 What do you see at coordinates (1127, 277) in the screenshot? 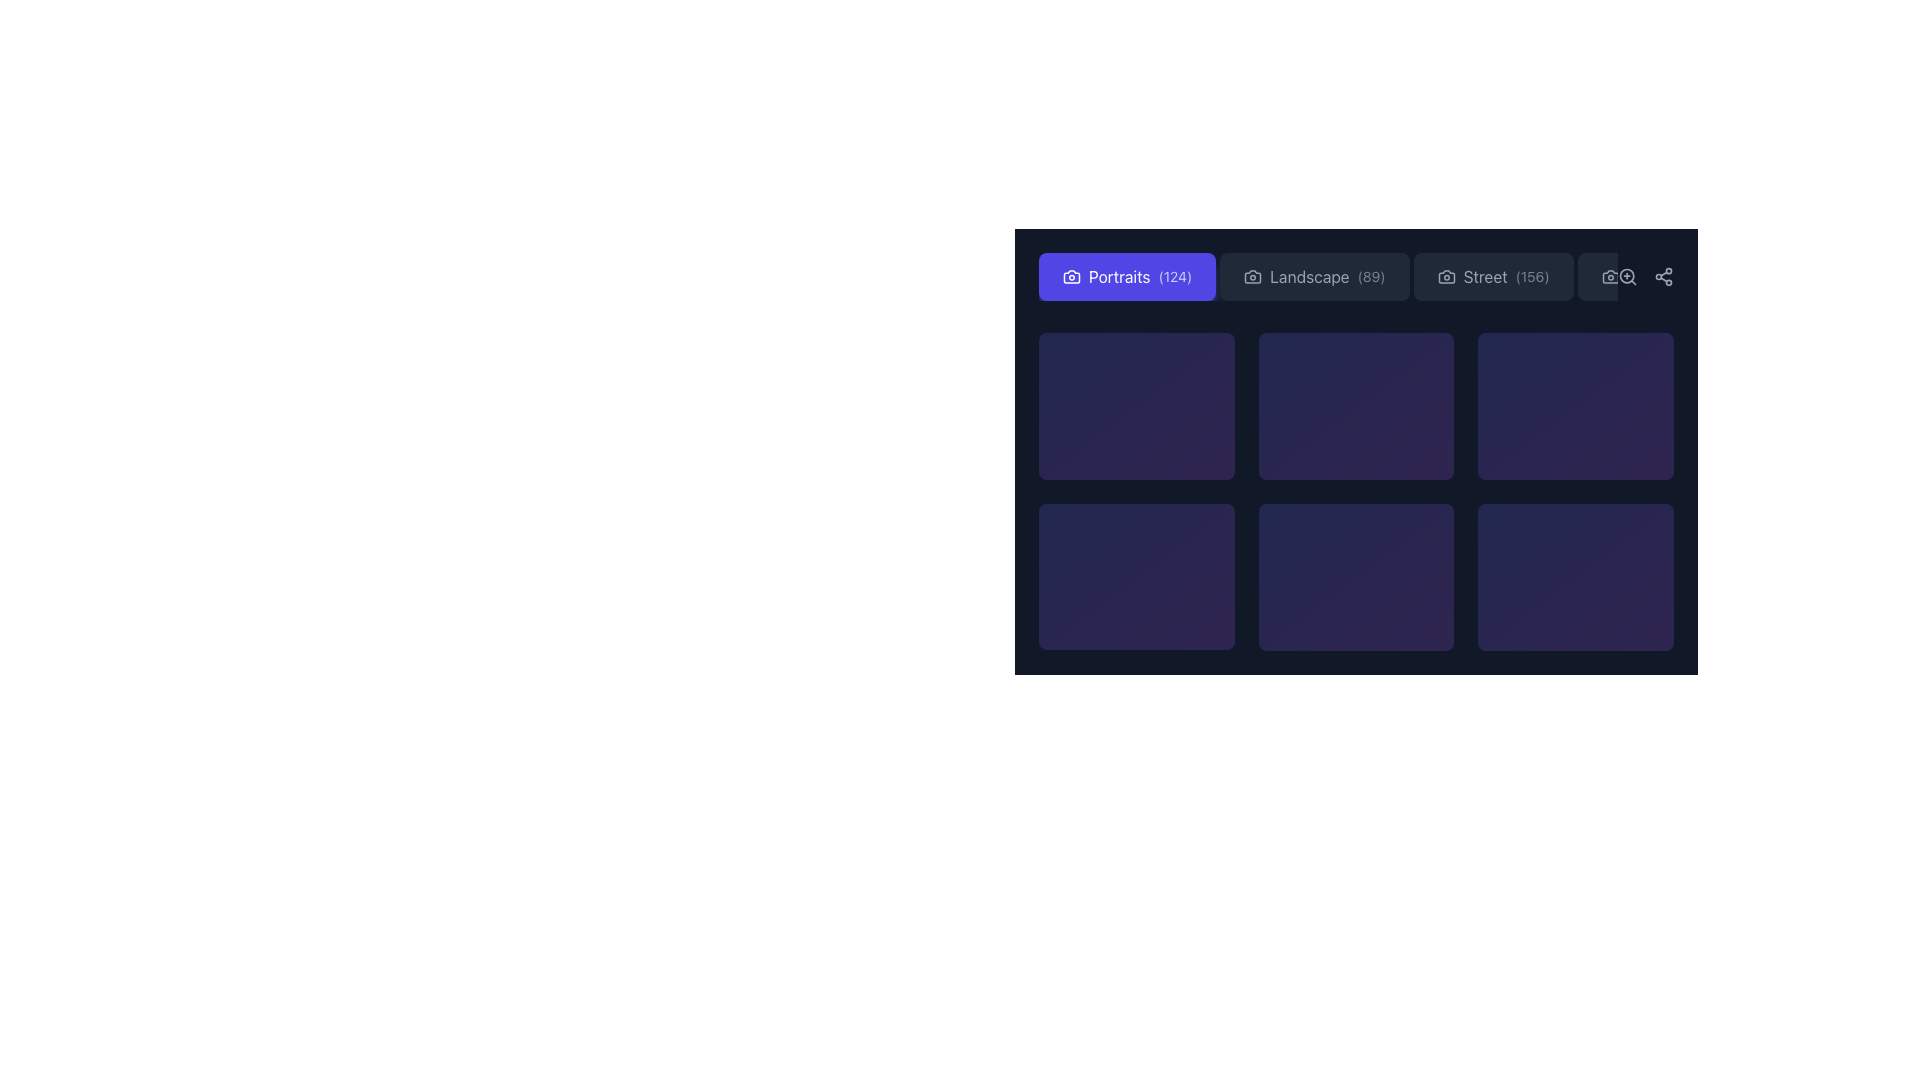
I see `the 'Portraits' button with a purple background and camera icon` at bounding box center [1127, 277].